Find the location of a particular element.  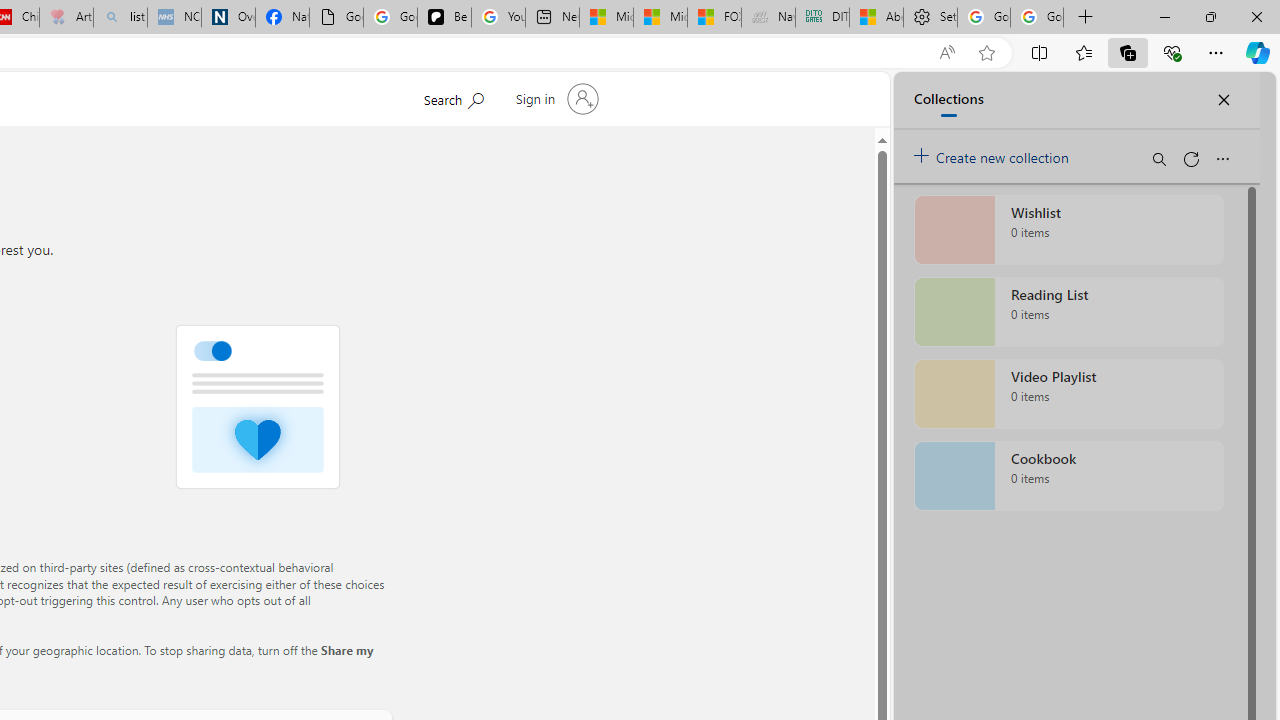

'DITOGAMES AG Imprint' is located at coordinates (822, 17).